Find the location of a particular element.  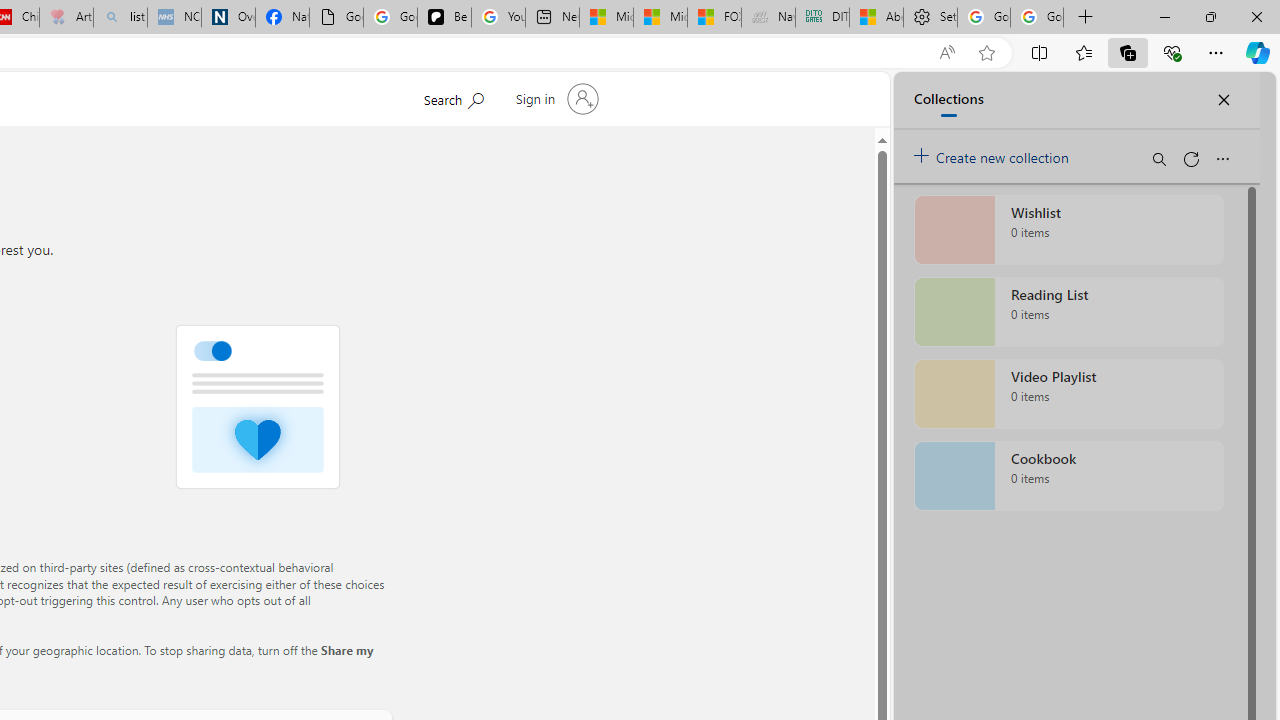

'DITOGAMES AG Imprint' is located at coordinates (822, 17).